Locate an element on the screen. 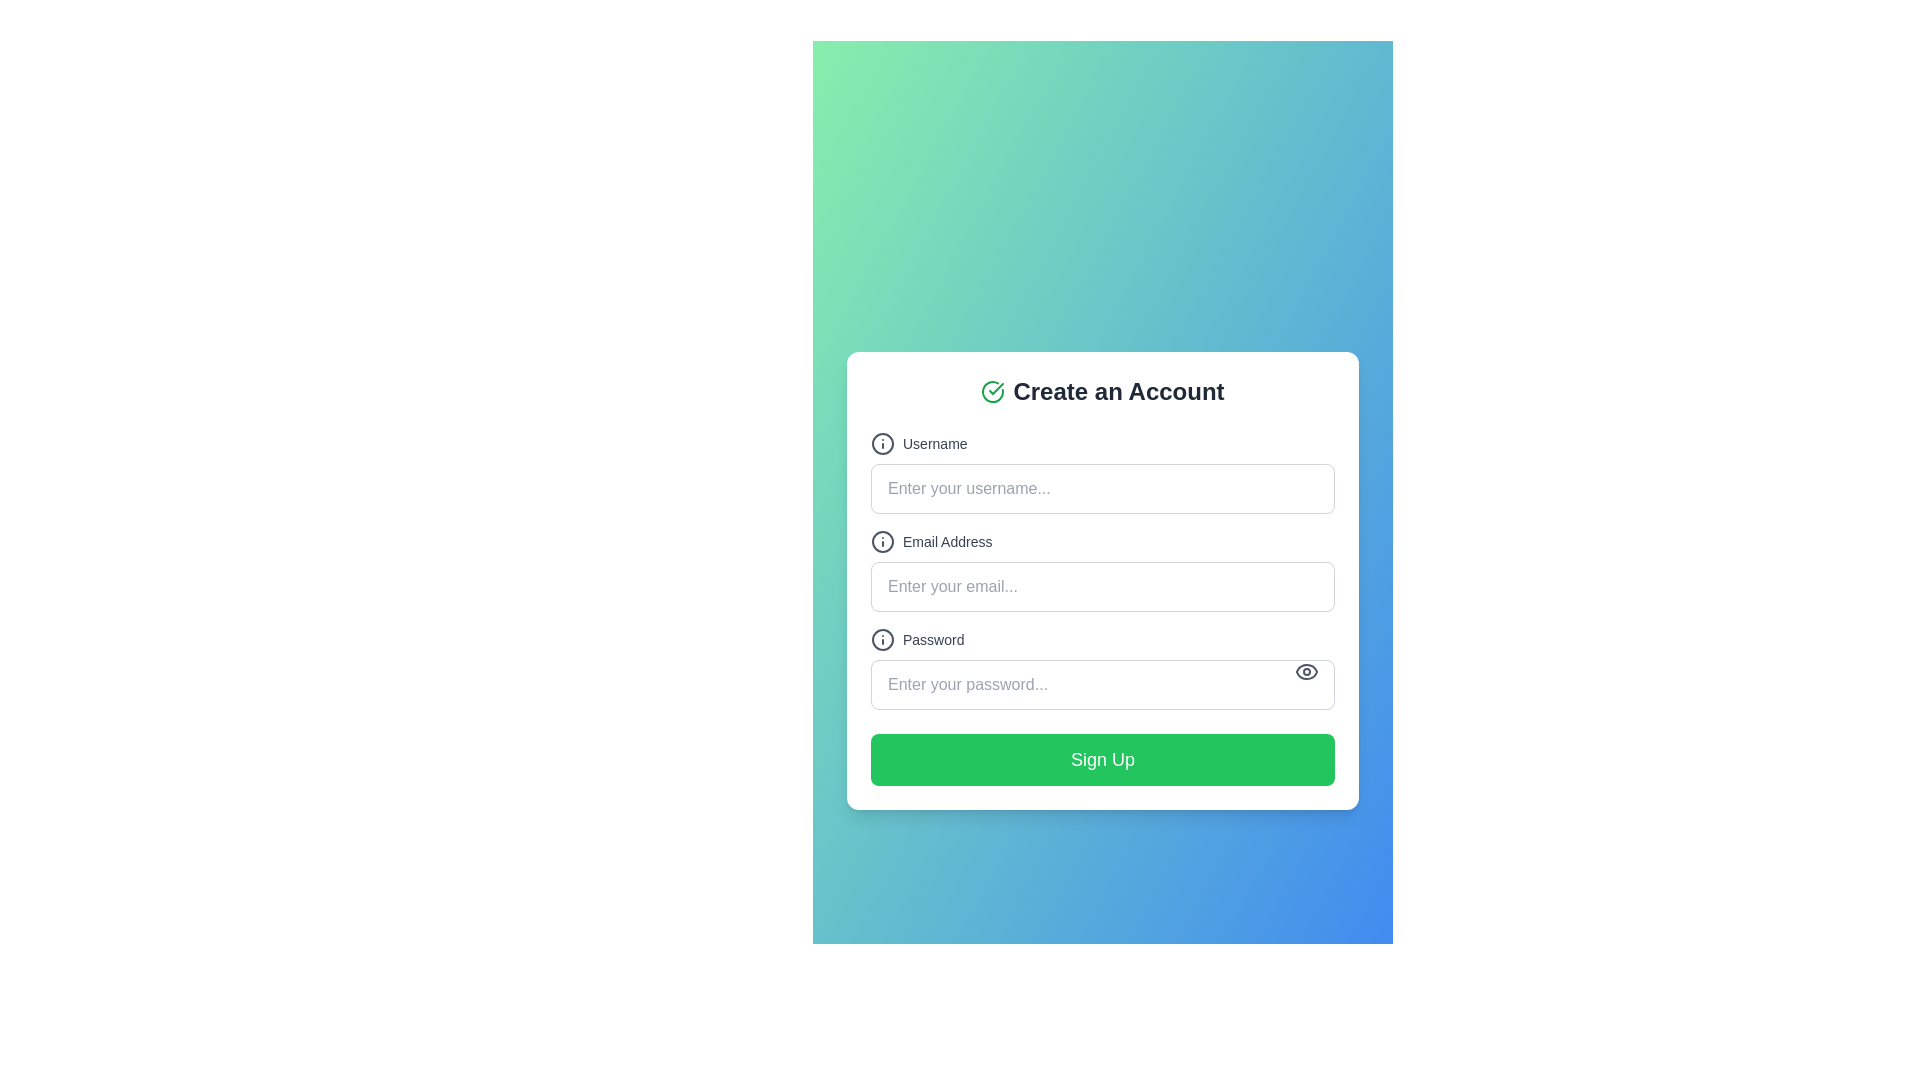  the visual status indicator icon located to the left of the 'Create an Account' title in the account creation dialog box is located at coordinates (993, 392).